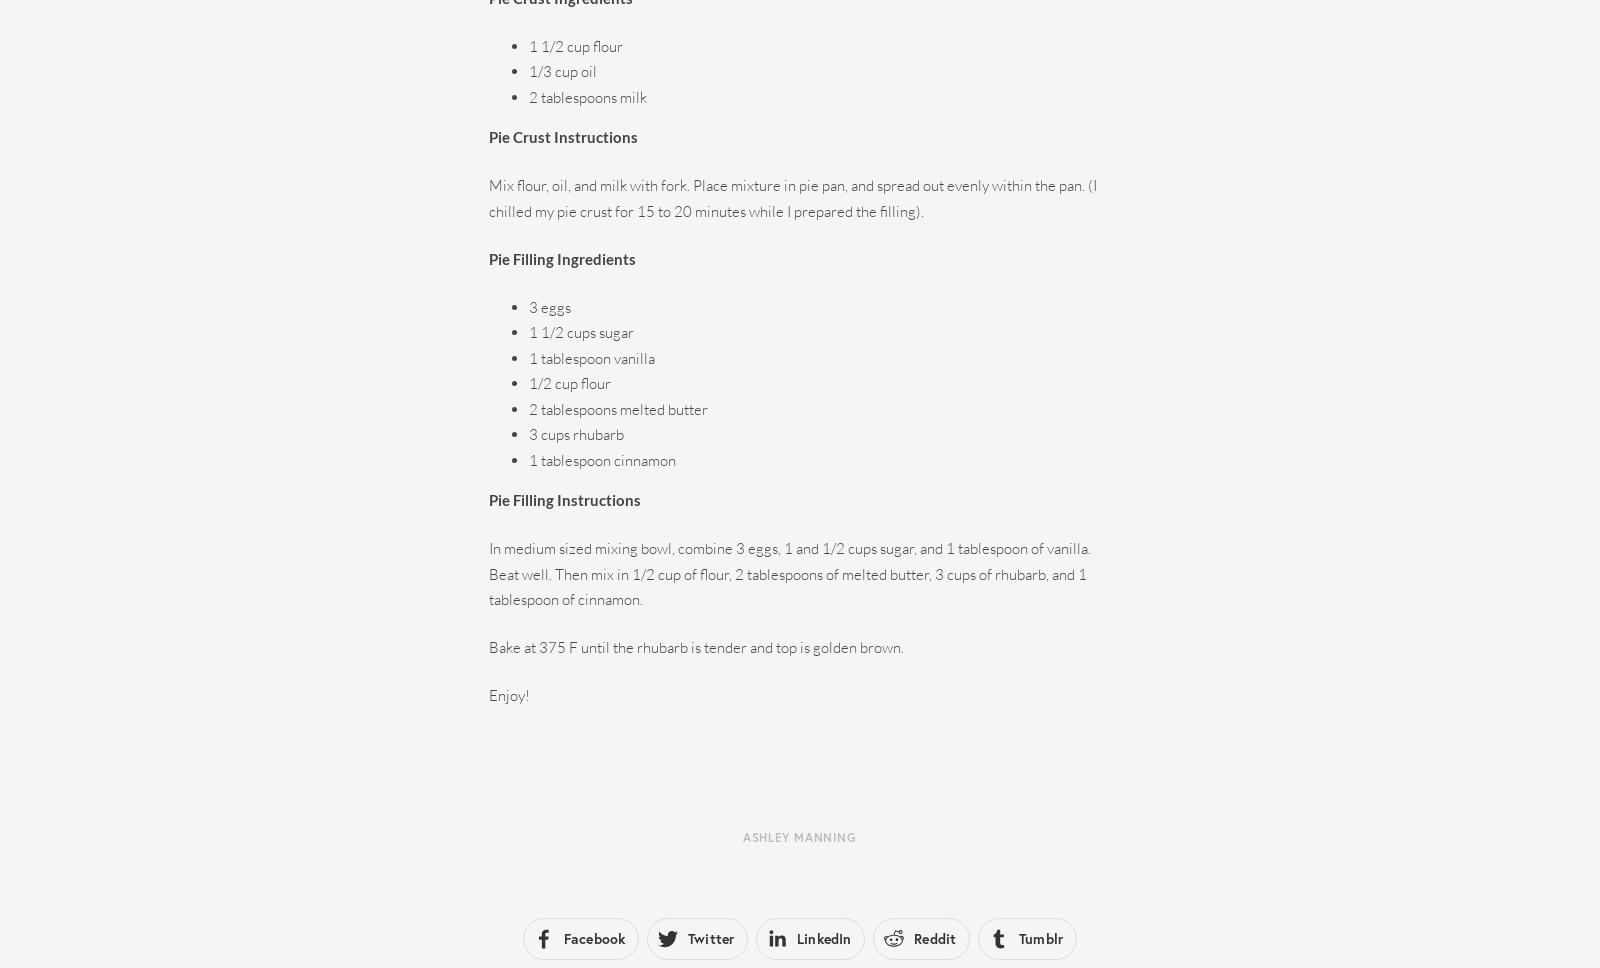 Image resolution: width=1600 pixels, height=968 pixels. Describe the element at coordinates (799, 836) in the screenshot. I see `'Ashley Manning'` at that location.